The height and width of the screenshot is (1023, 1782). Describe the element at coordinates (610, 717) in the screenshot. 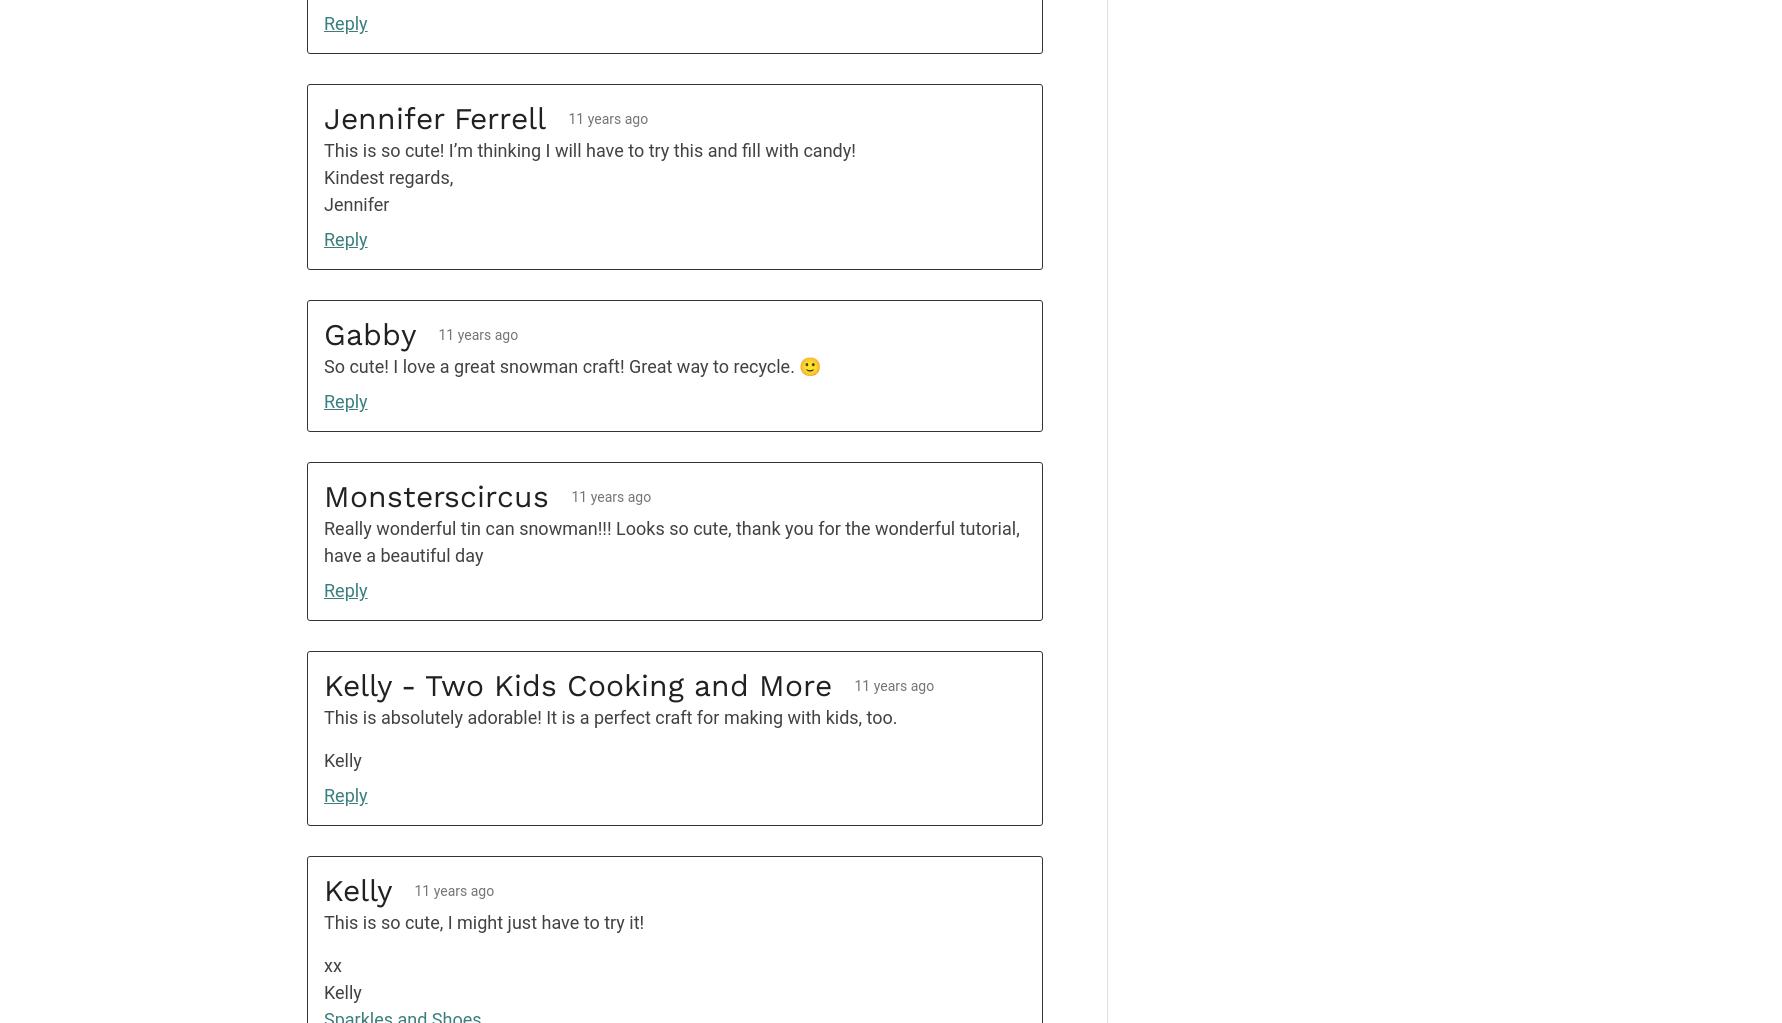

I see `'This is absolutely adorable! It is a perfect craft for making with kids, too.'` at that location.